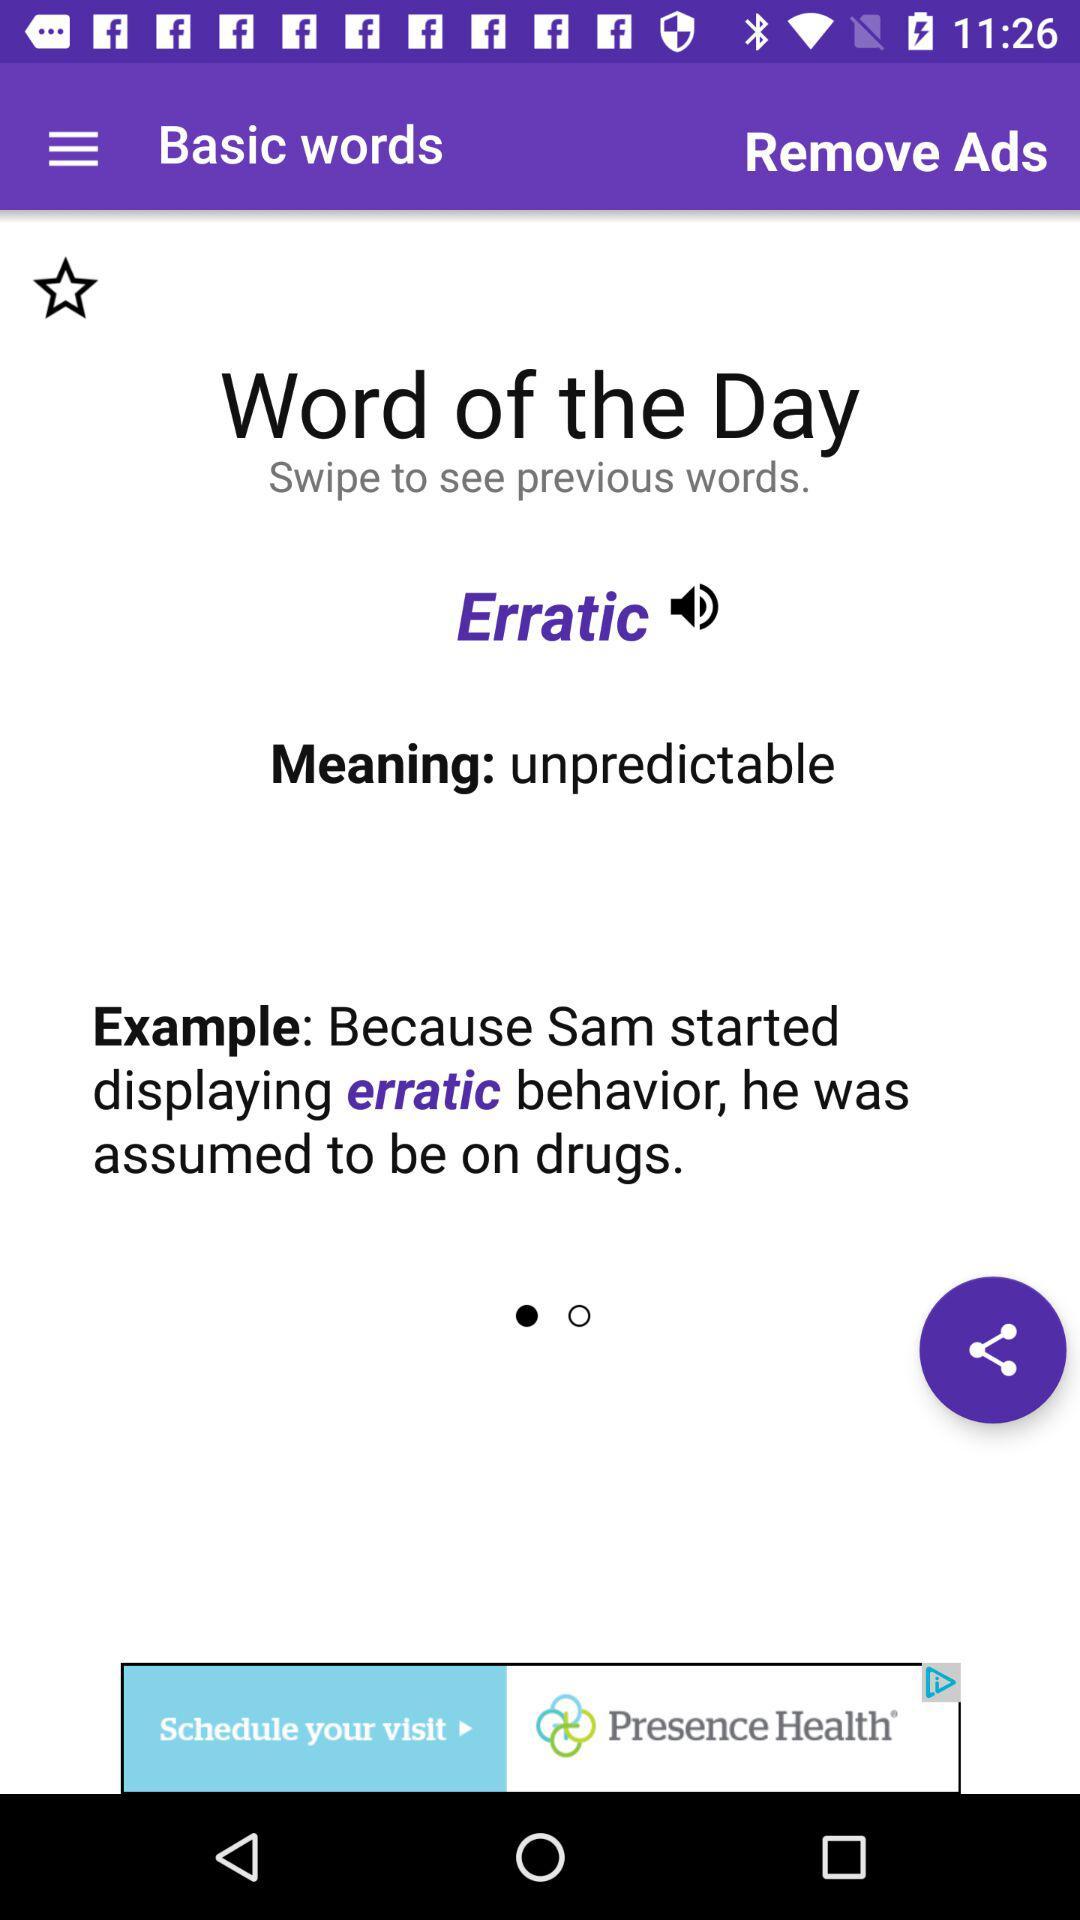 The image size is (1080, 1920). What do you see at coordinates (64, 288) in the screenshot?
I see `favorite` at bounding box center [64, 288].